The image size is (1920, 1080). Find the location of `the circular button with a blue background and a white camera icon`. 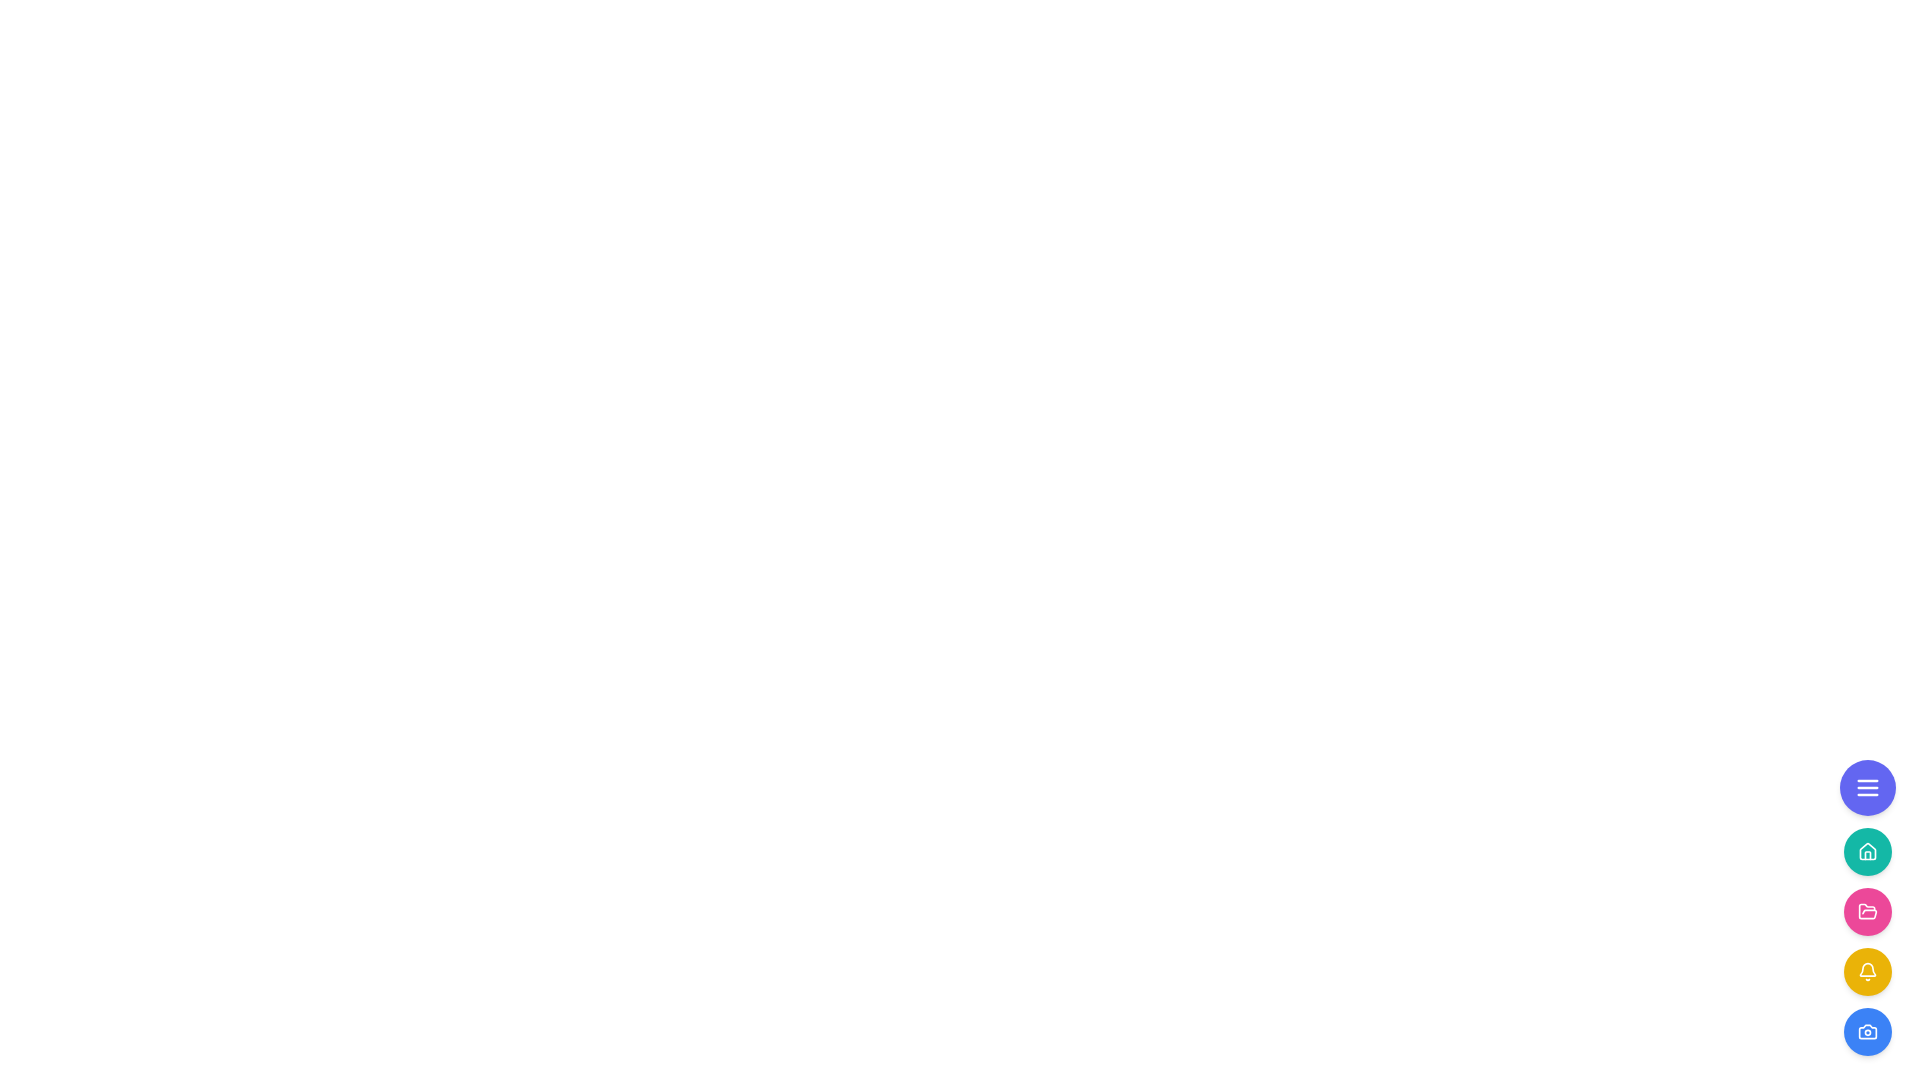

the circular button with a blue background and a white camera icon is located at coordinates (1866, 1032).